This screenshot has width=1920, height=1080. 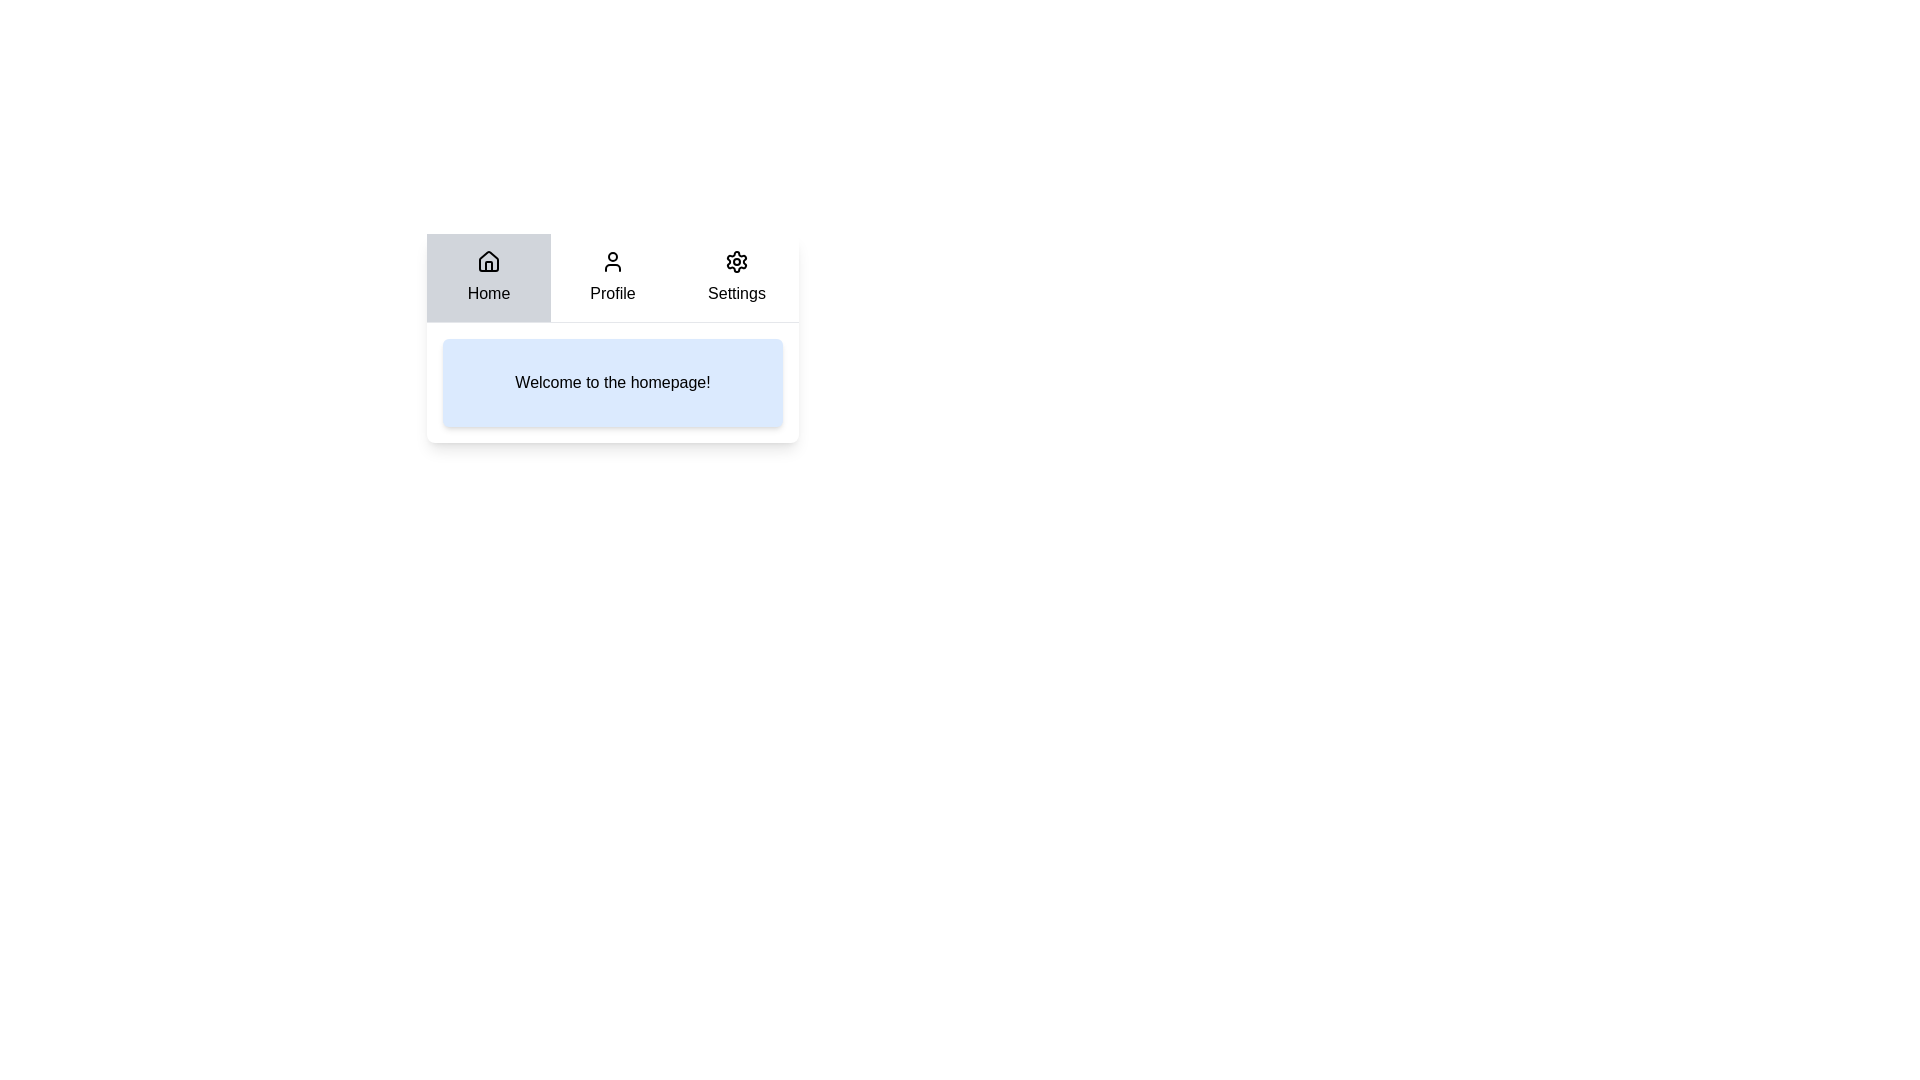 I want to click on the Profile tab by clicking on it, so click(x=612, y=277).